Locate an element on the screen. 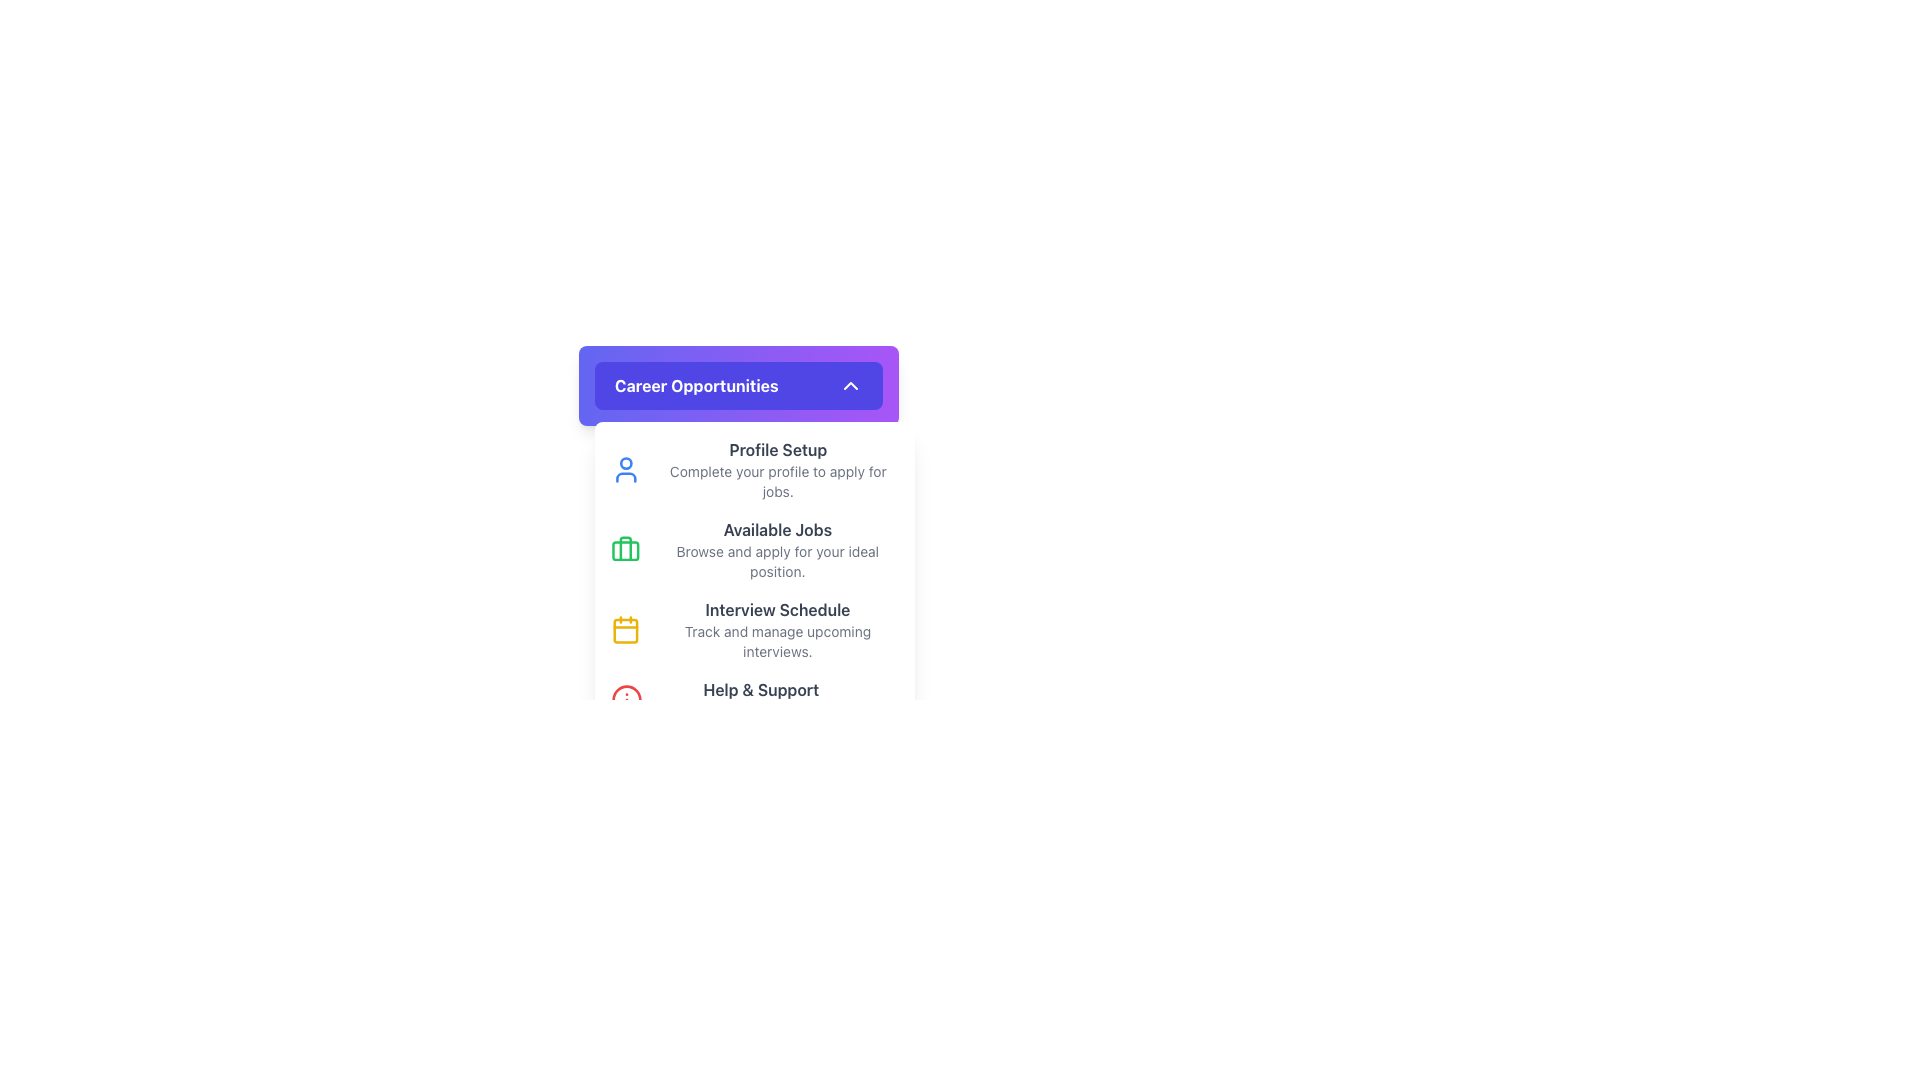 This screenshot has height=1080, width=1920. the text section titled 'Interview Schedule' with the supporting description 'Track and manage upcoming interviews.' located in the vertical menu, positioned between 'Available Jobs' and 'Help & Support.' is located at coordinates (776, 628).